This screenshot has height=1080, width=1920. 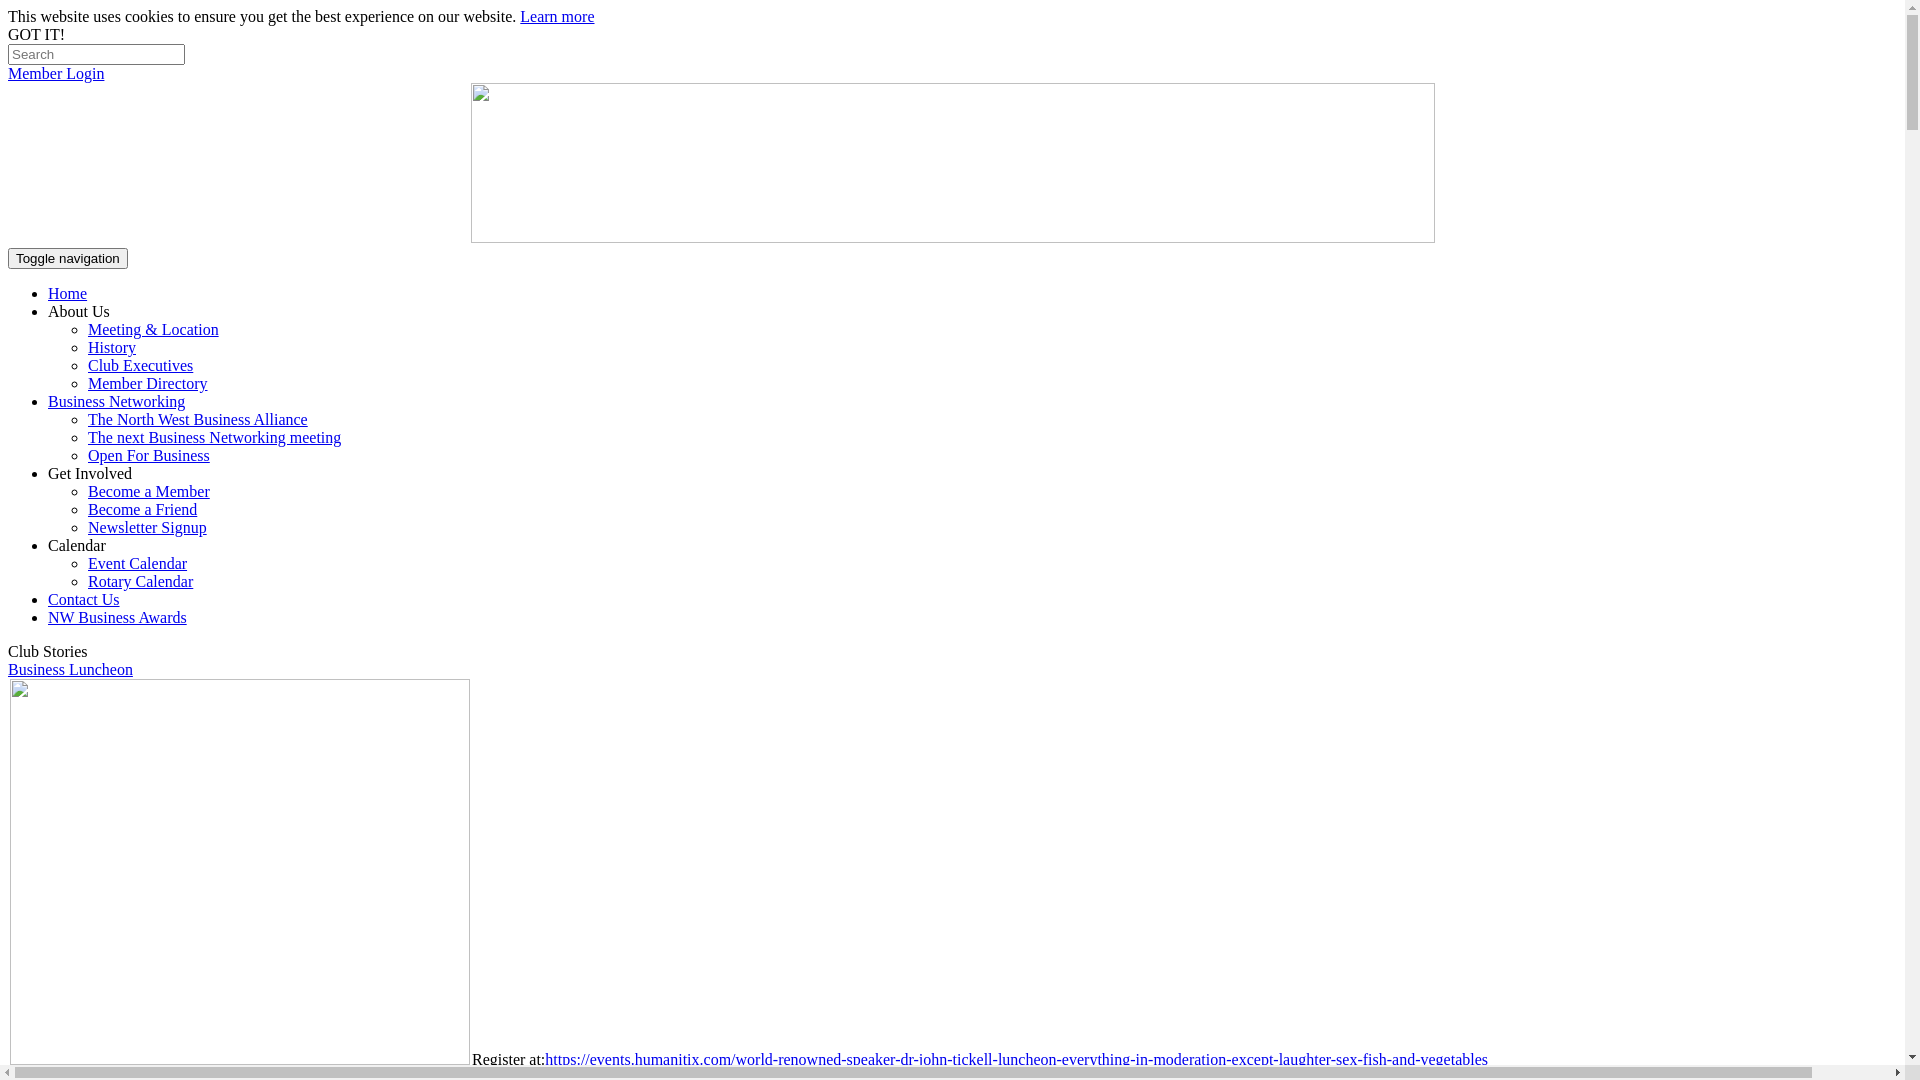 What do you see at coordinates (36, 34) in the screenshot?
I see `'GOT IT!'` at bounding box center [36, 34].